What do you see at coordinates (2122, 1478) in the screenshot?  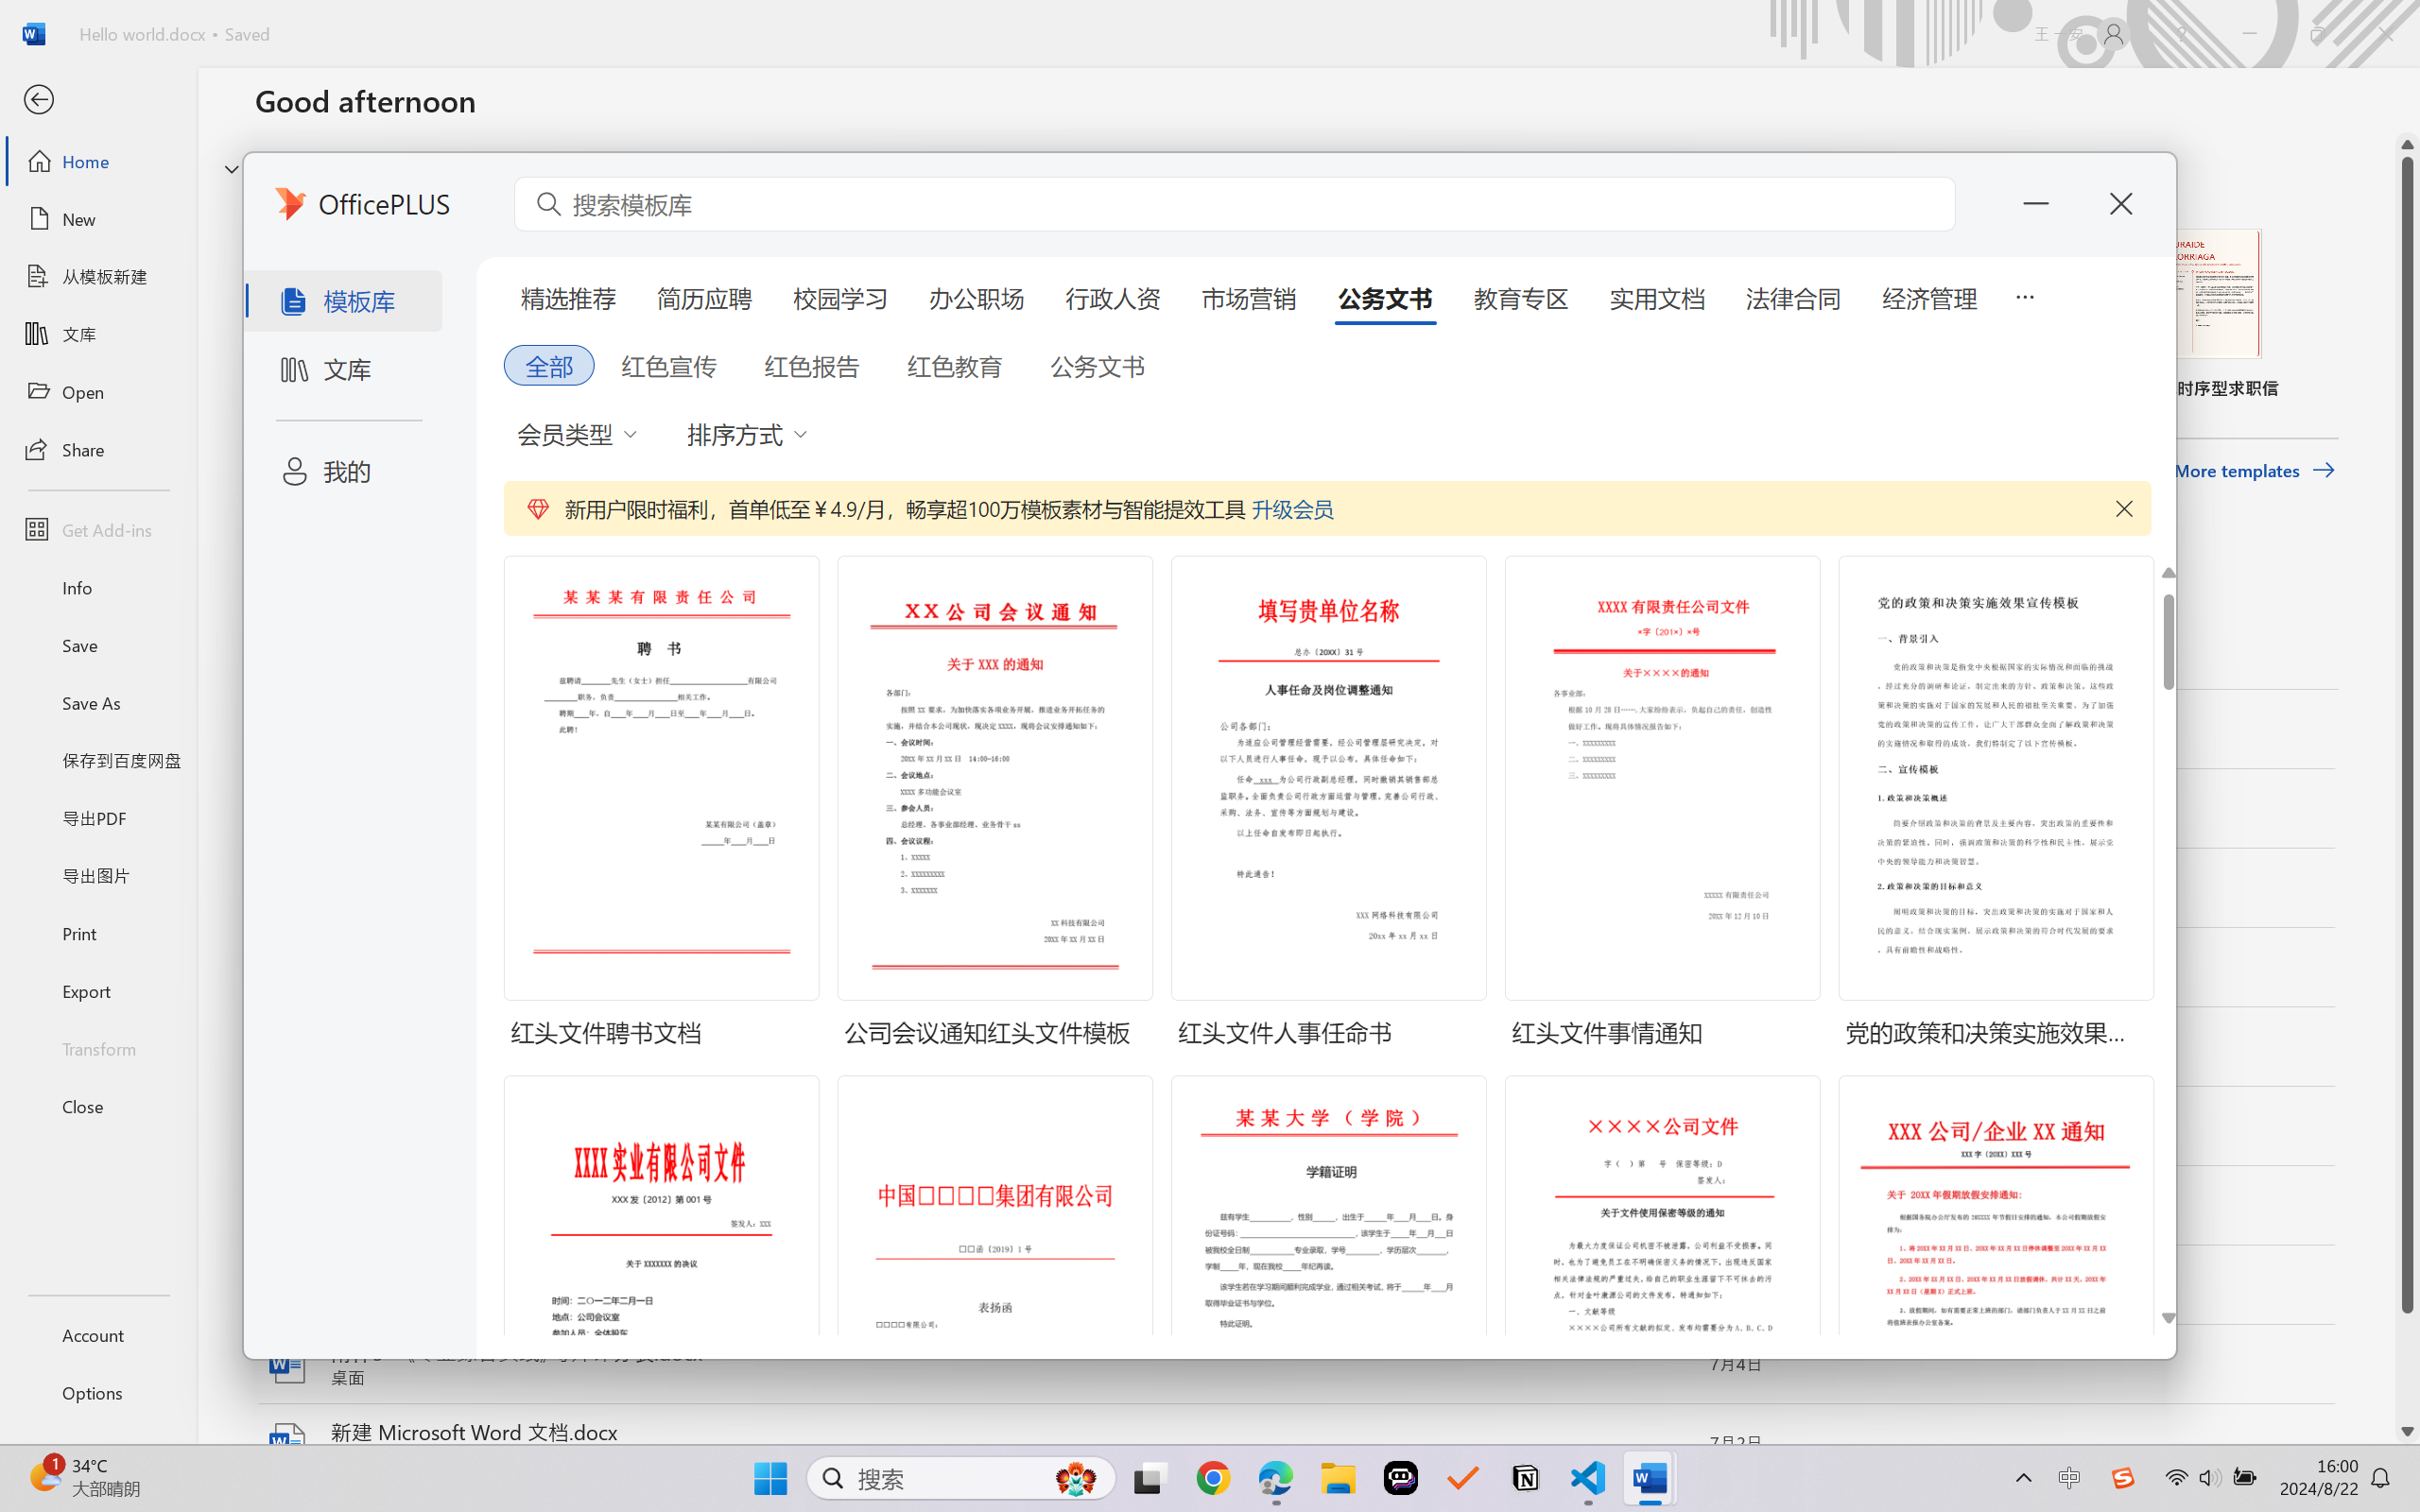 I see `'Class: Image'` at bounding box center [2122, 1478].